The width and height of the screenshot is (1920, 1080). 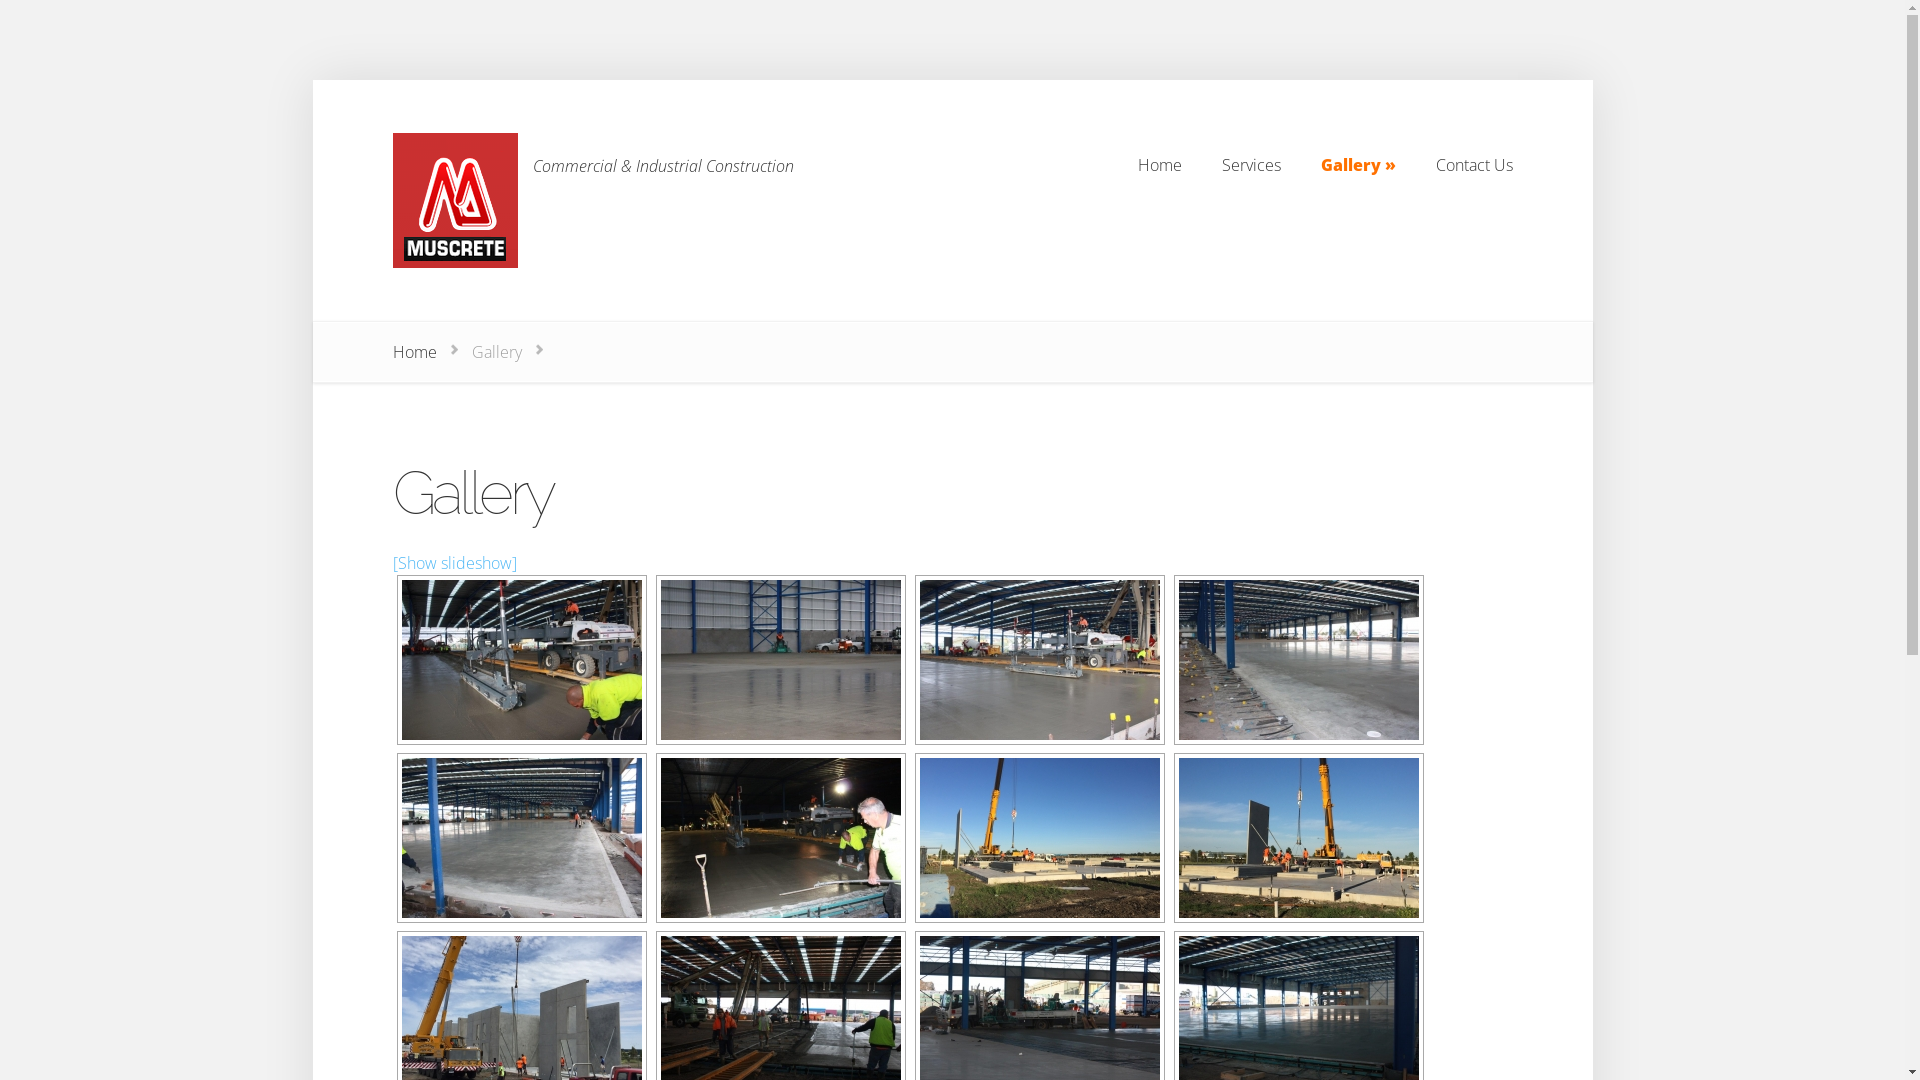 What do you see at coordinates (912, 837) in the screenshot?
I see `'IMG_3011'` at bounding box center [912, 837].